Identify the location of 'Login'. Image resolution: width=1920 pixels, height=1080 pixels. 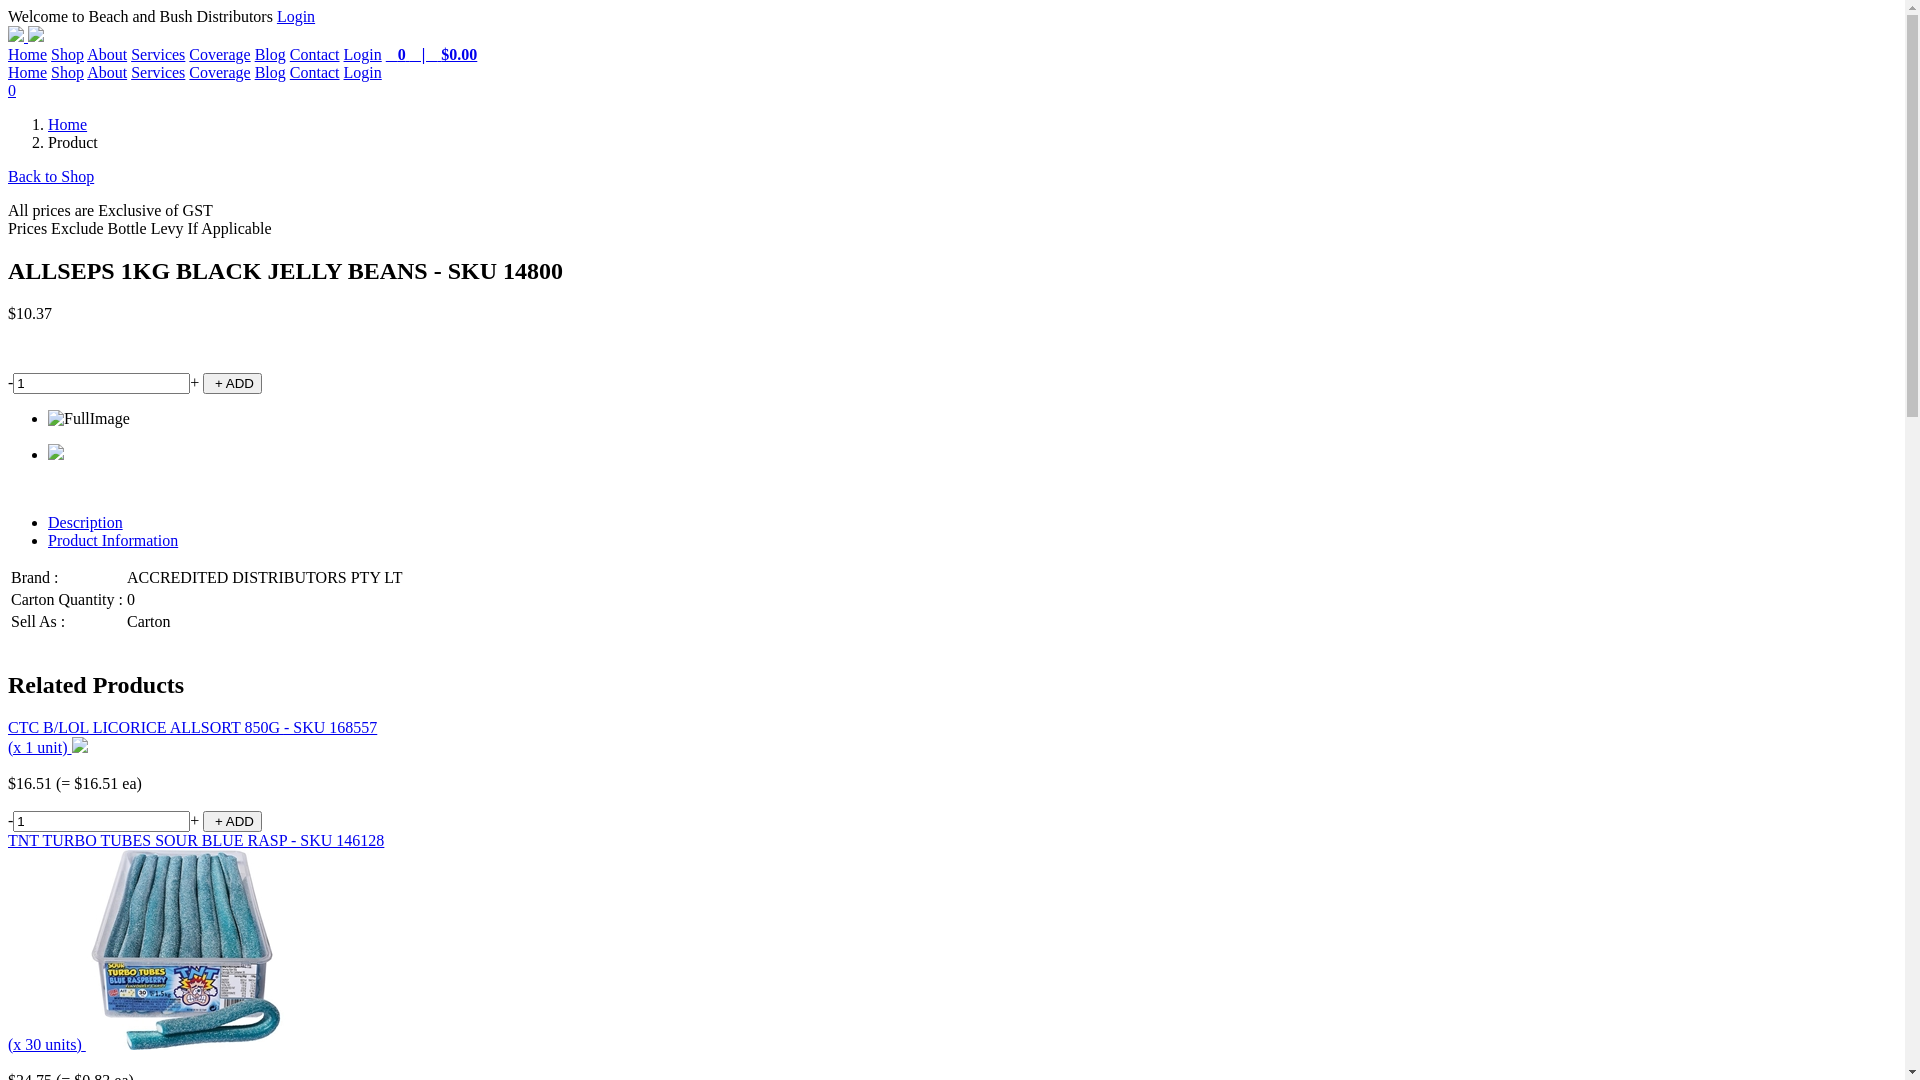
(363, 53).